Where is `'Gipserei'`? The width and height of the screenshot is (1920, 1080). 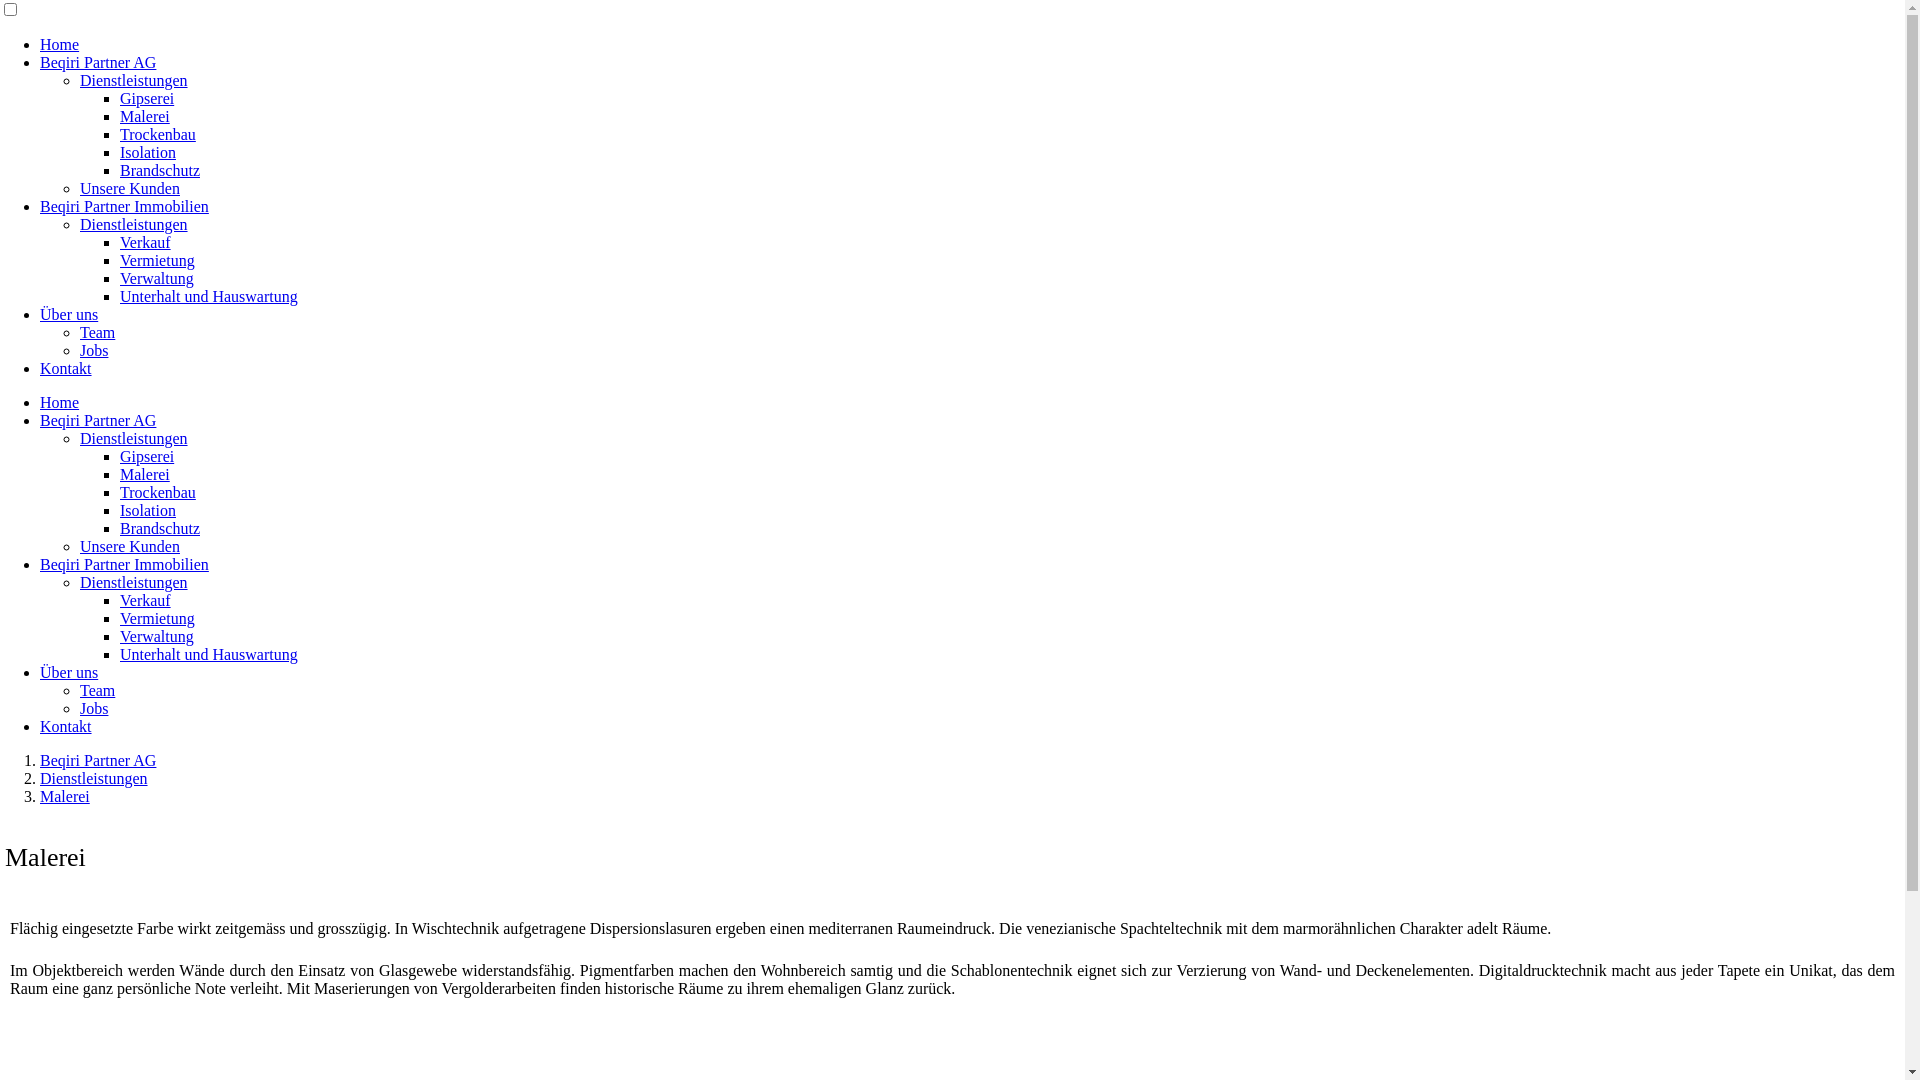
'Gipserei' is located at coordinates (119, 98).